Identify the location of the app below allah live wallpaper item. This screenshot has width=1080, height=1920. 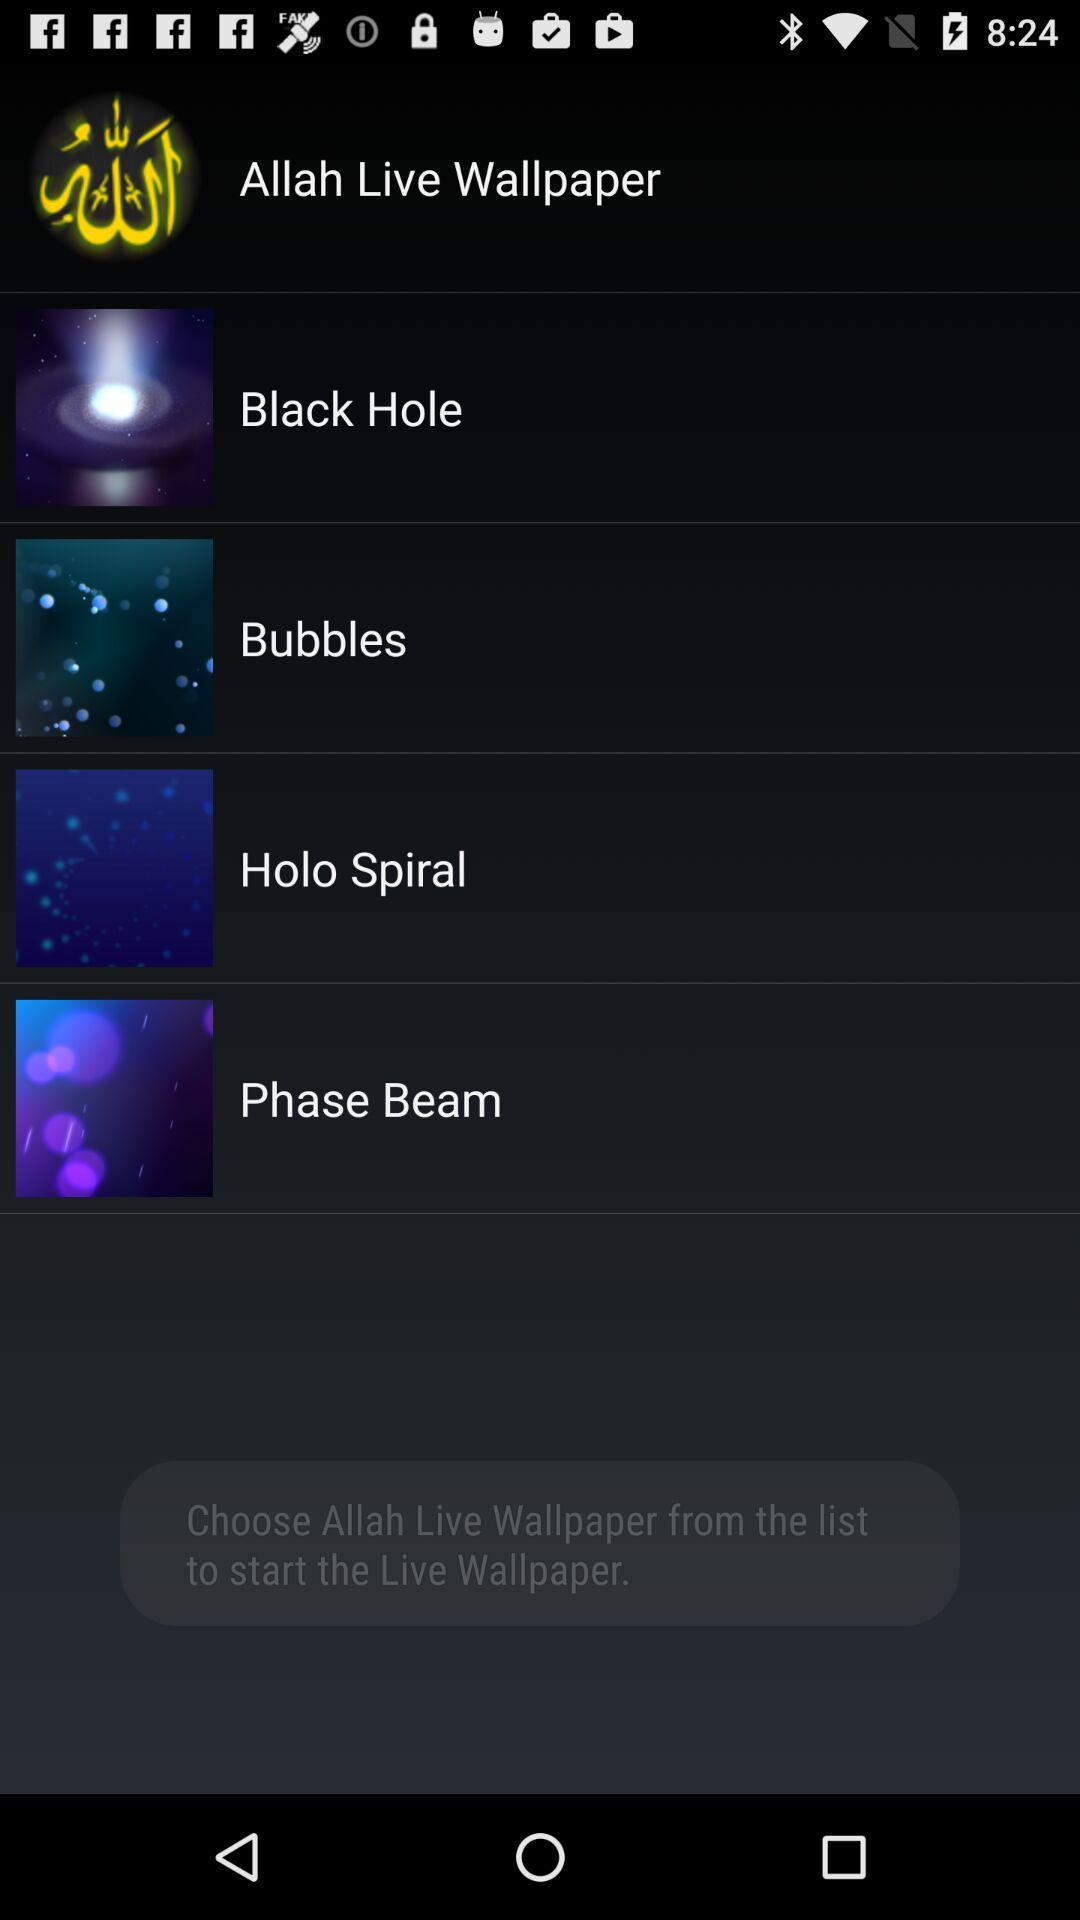
(350, 406).